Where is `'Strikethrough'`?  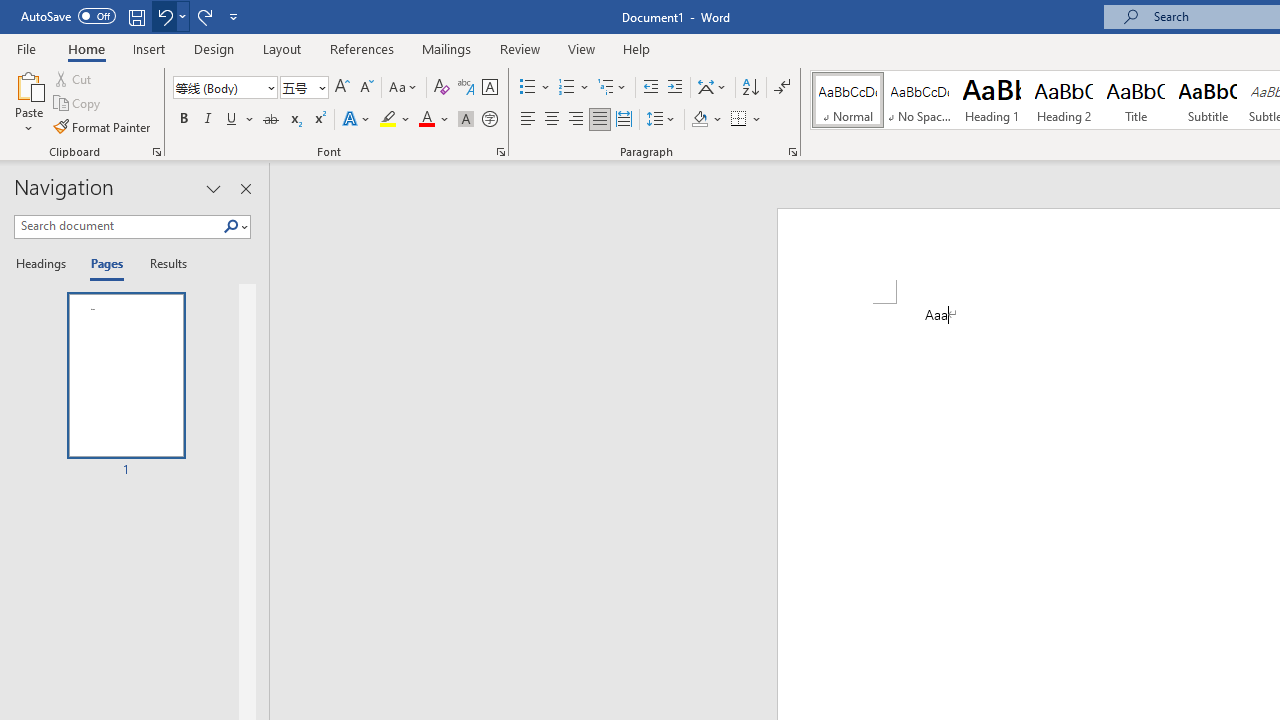
'Strikethrough' is located at coordinates (269, 119).